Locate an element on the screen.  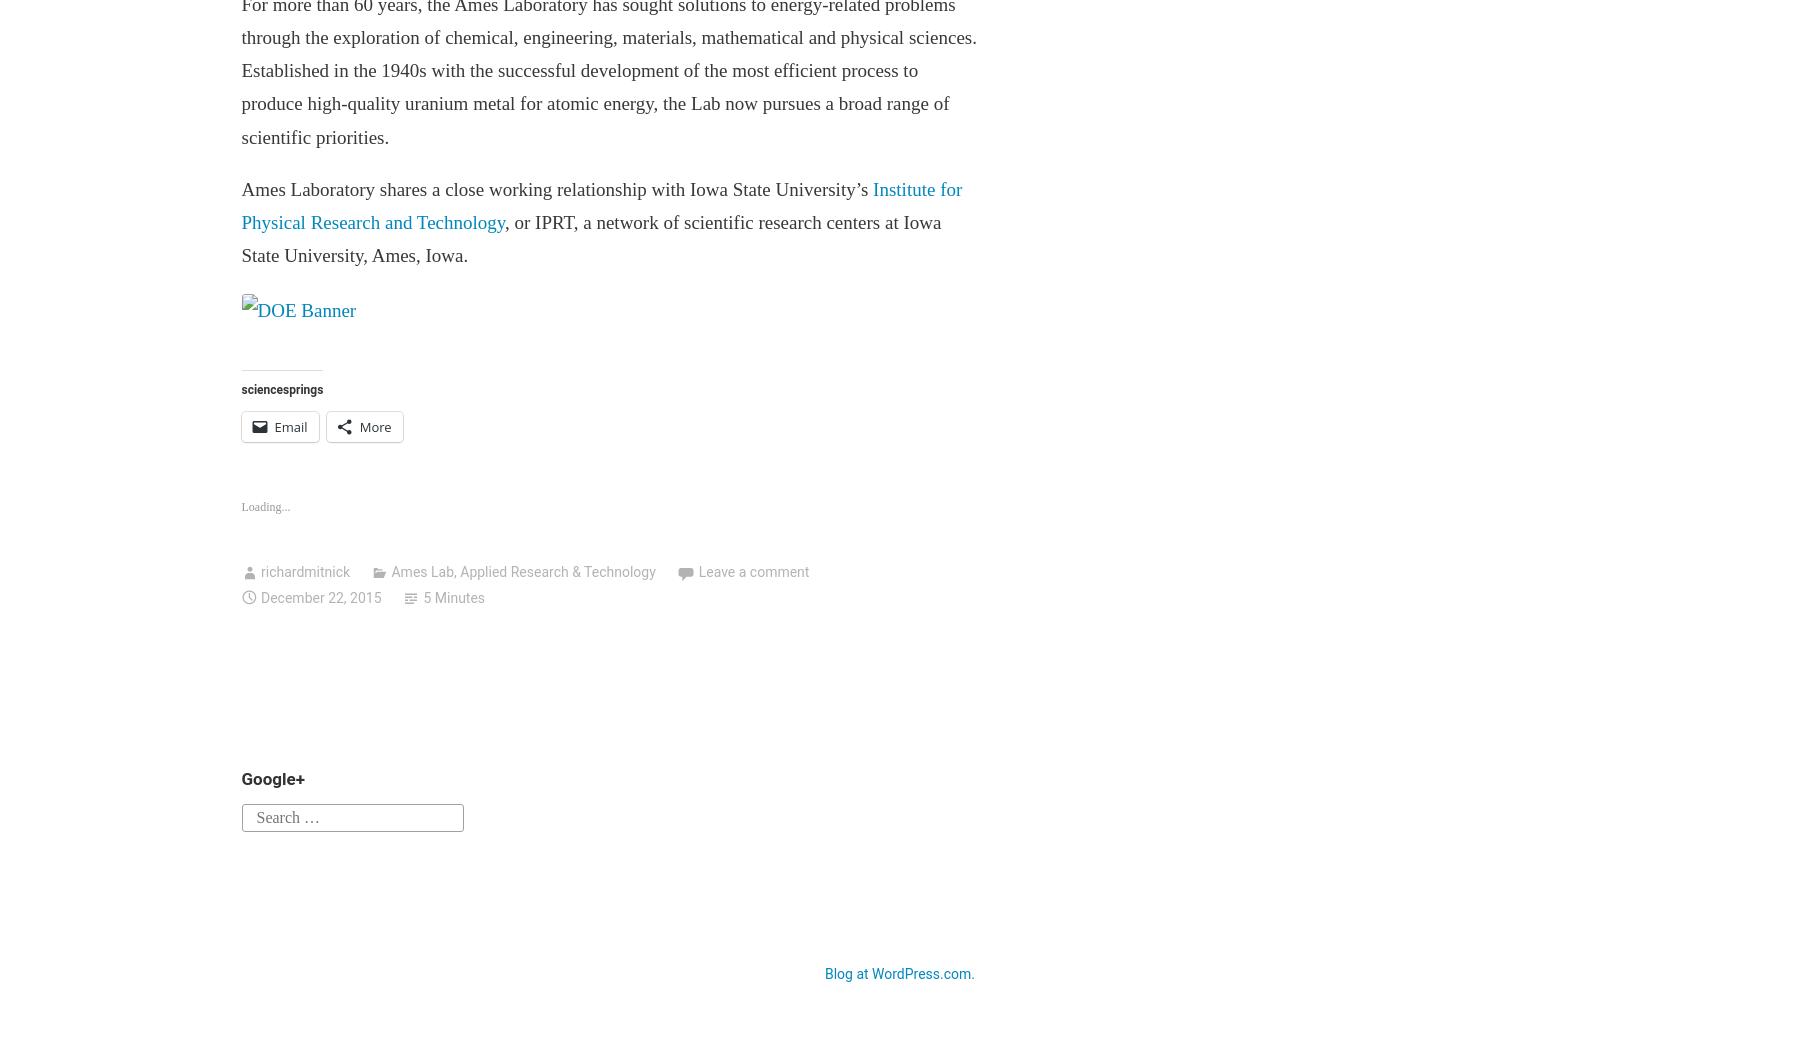
', or IPRT, a network of scientific research centers at Iowa State University, Ames, Iowa.' is located at coordinates (240, 238).